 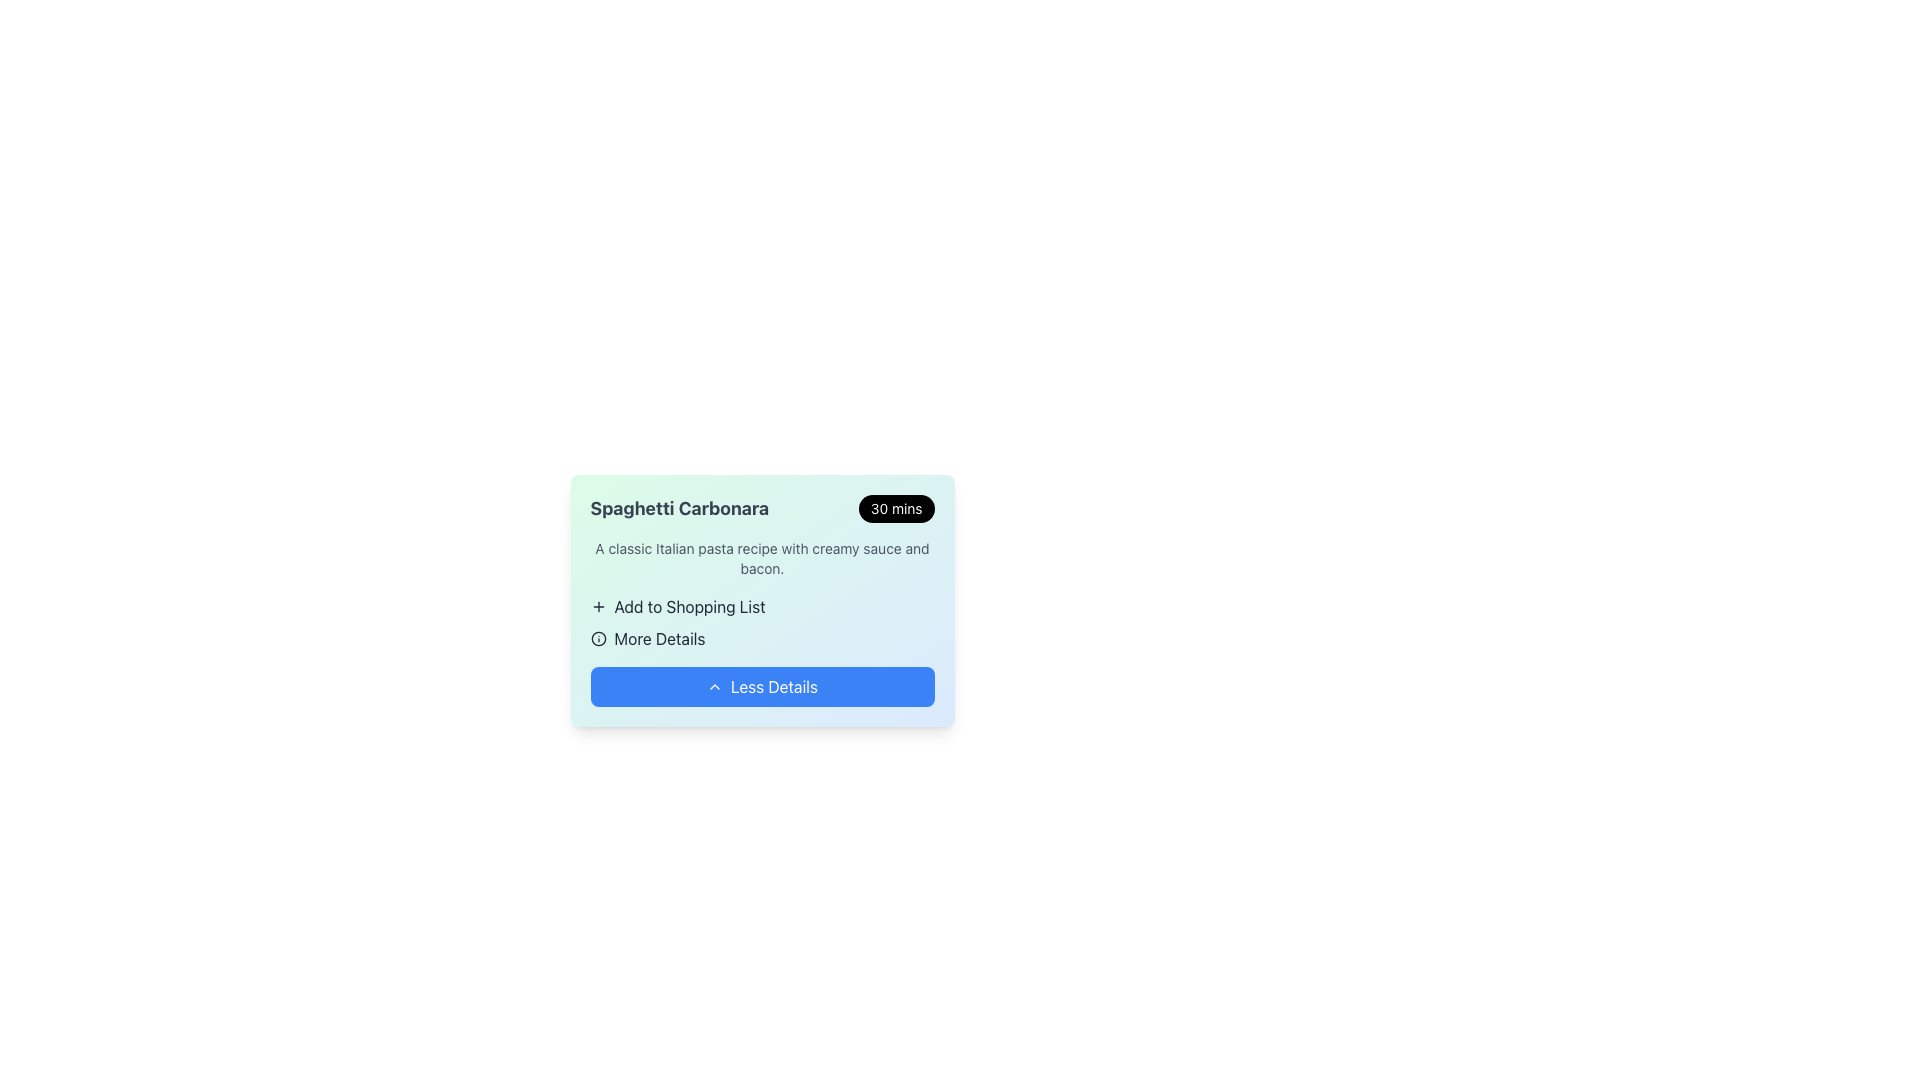 What do you see at coordinates (597, 639) in the screenshot?
I see `the informational icon displayed as a circle with a dark border, located before the 'More Details' text` at bounding box center [597, 639].